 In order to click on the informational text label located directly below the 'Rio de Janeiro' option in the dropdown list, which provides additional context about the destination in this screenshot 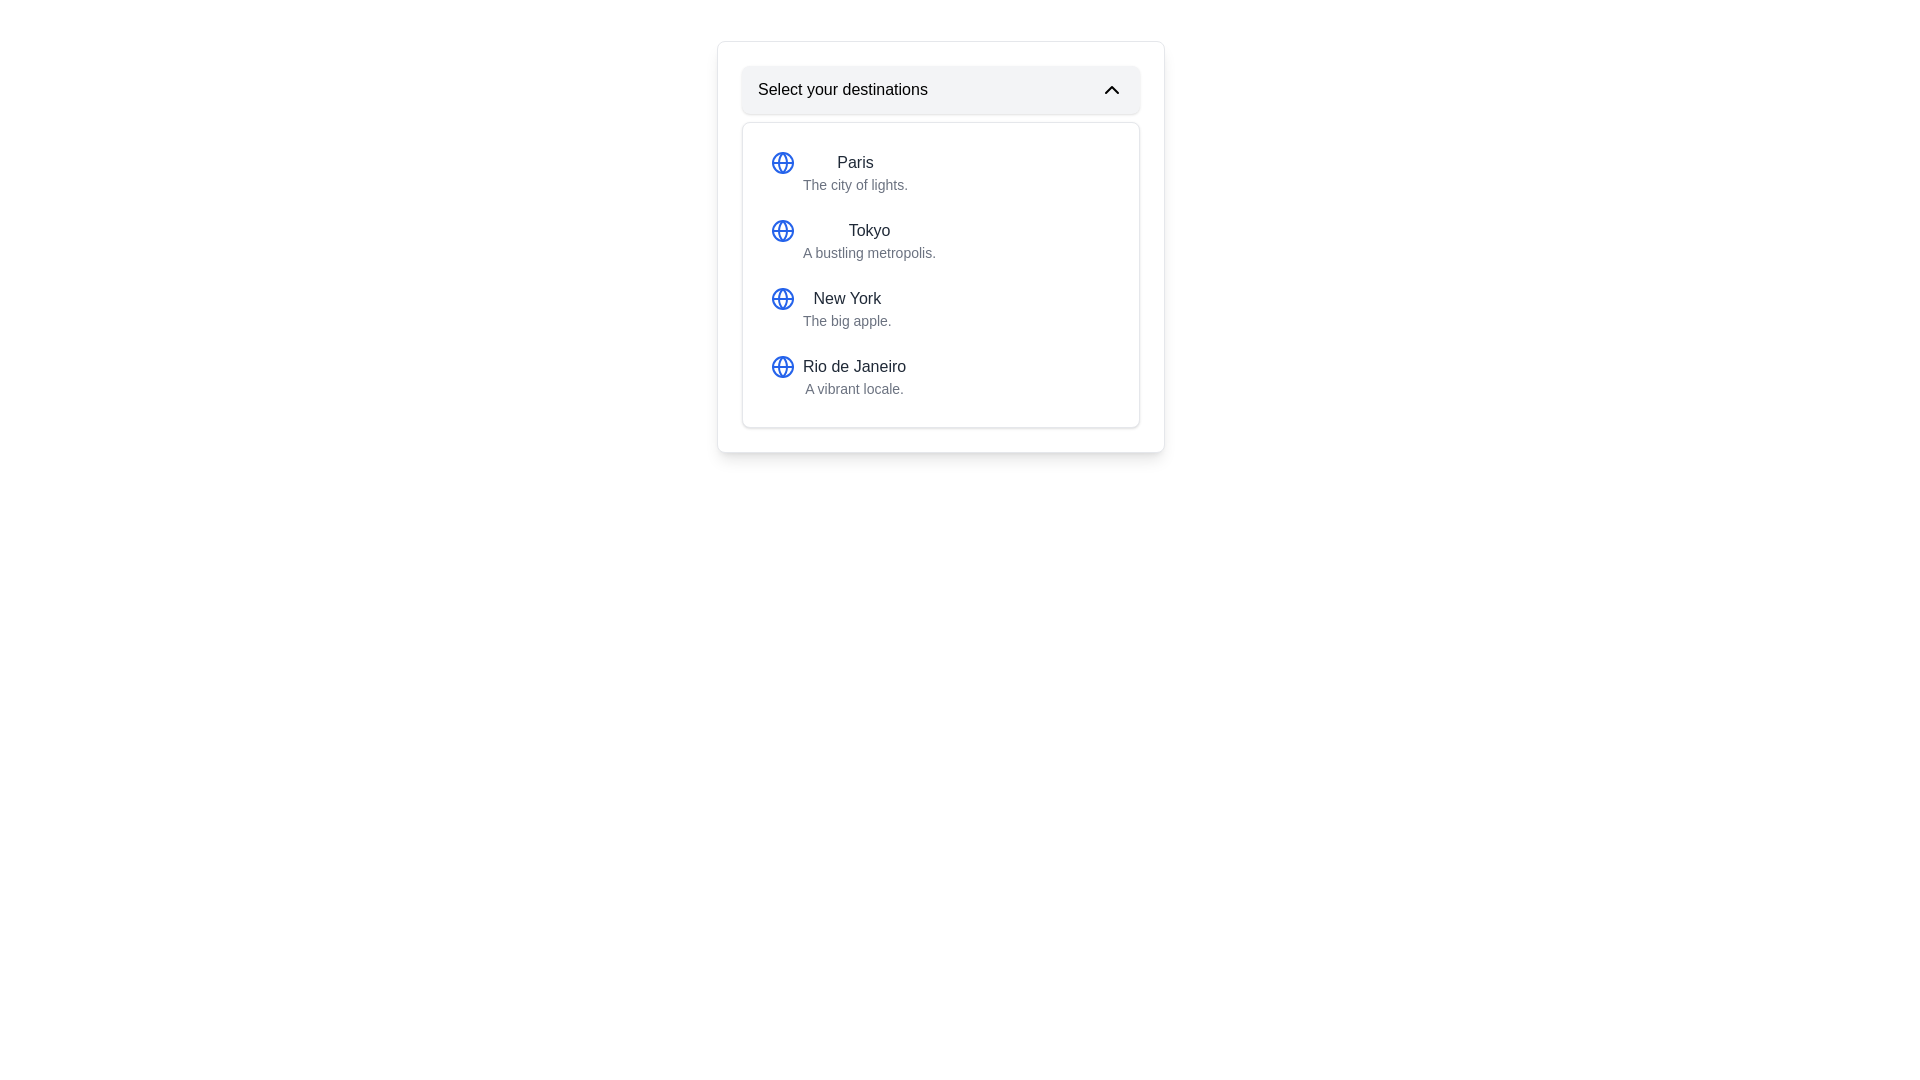, I will do `click(854, 389)`.